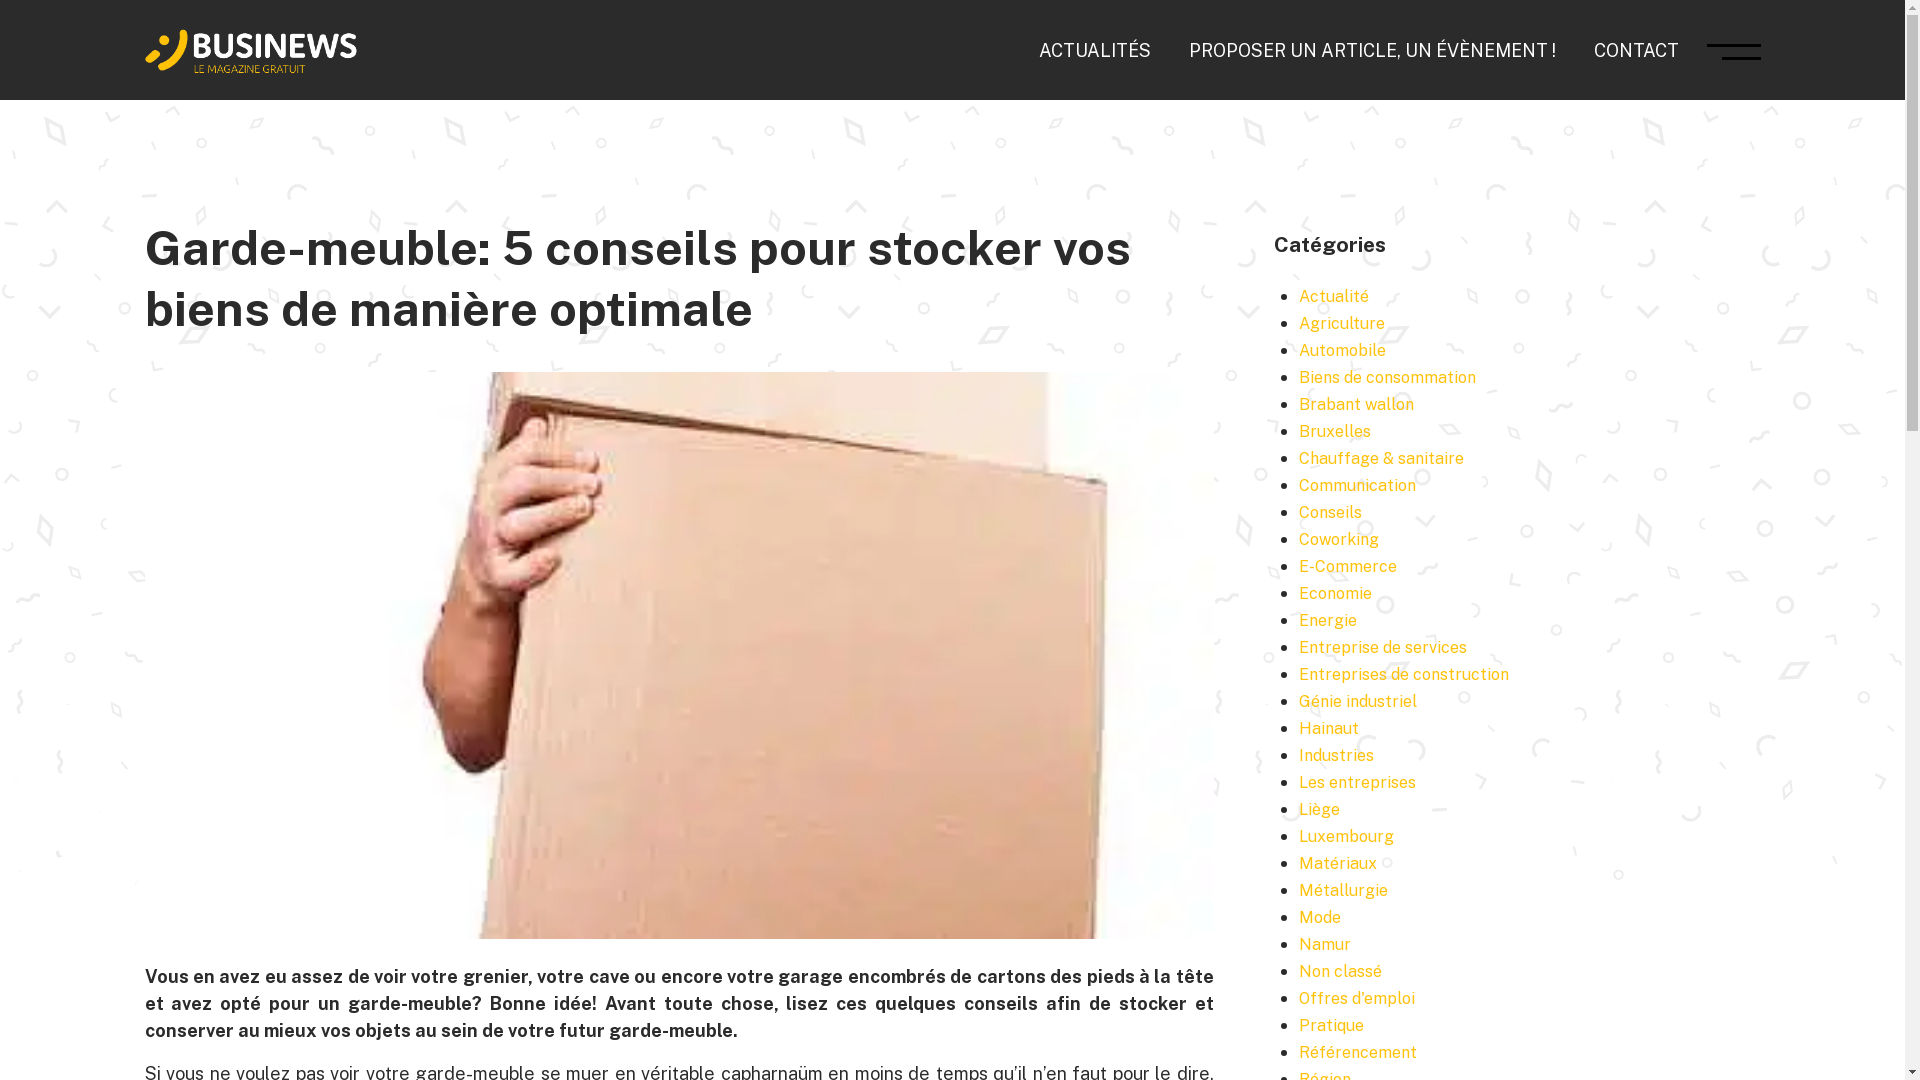 The image size is (1920, 1080). Describe the element at coordinates (1342, 349) in the screenshot. I see `'Automobile'` at that location.